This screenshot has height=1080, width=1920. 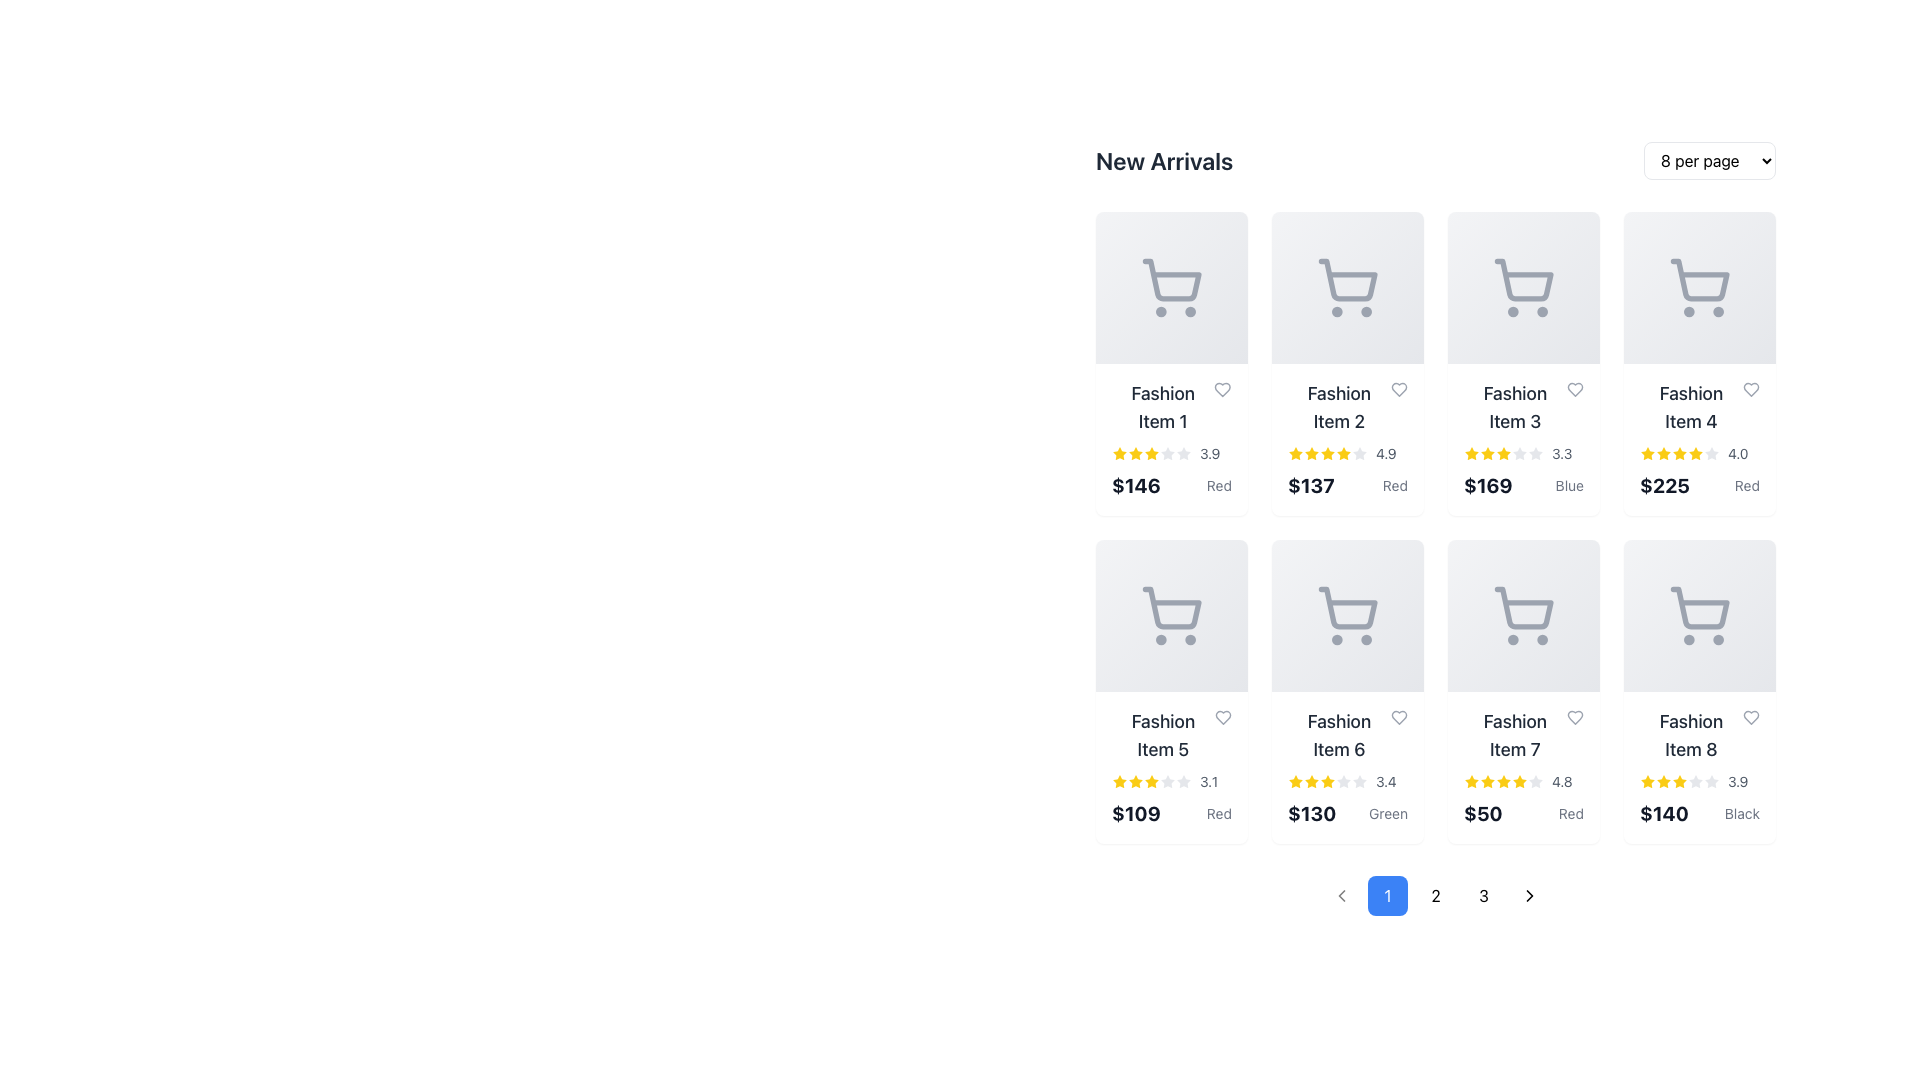 I want to click on the text label that identifies a specific product in the grid, which is the fifth item in the second row, so click(x=1171, y=736).